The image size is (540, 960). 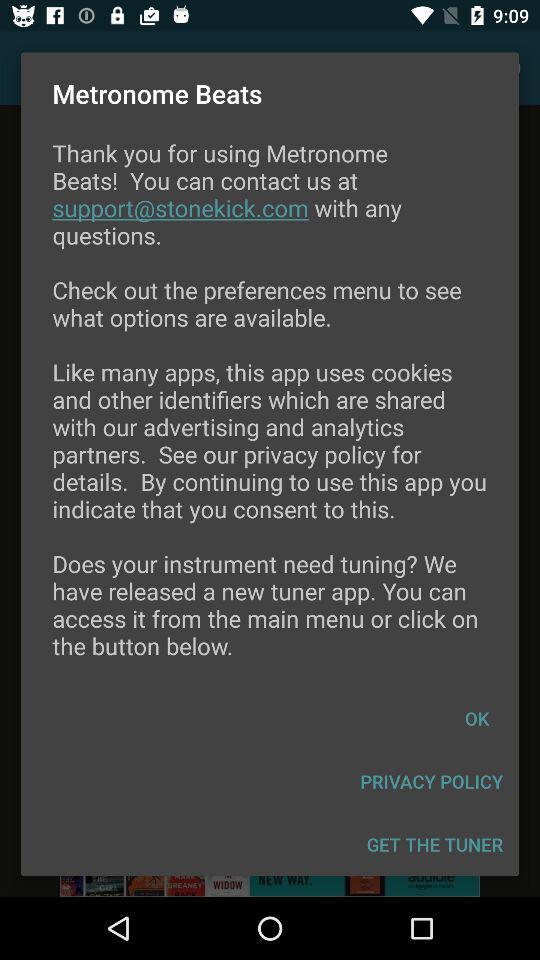 I want to click on the icon above the privacy policy item, so click(x=475, y=718).